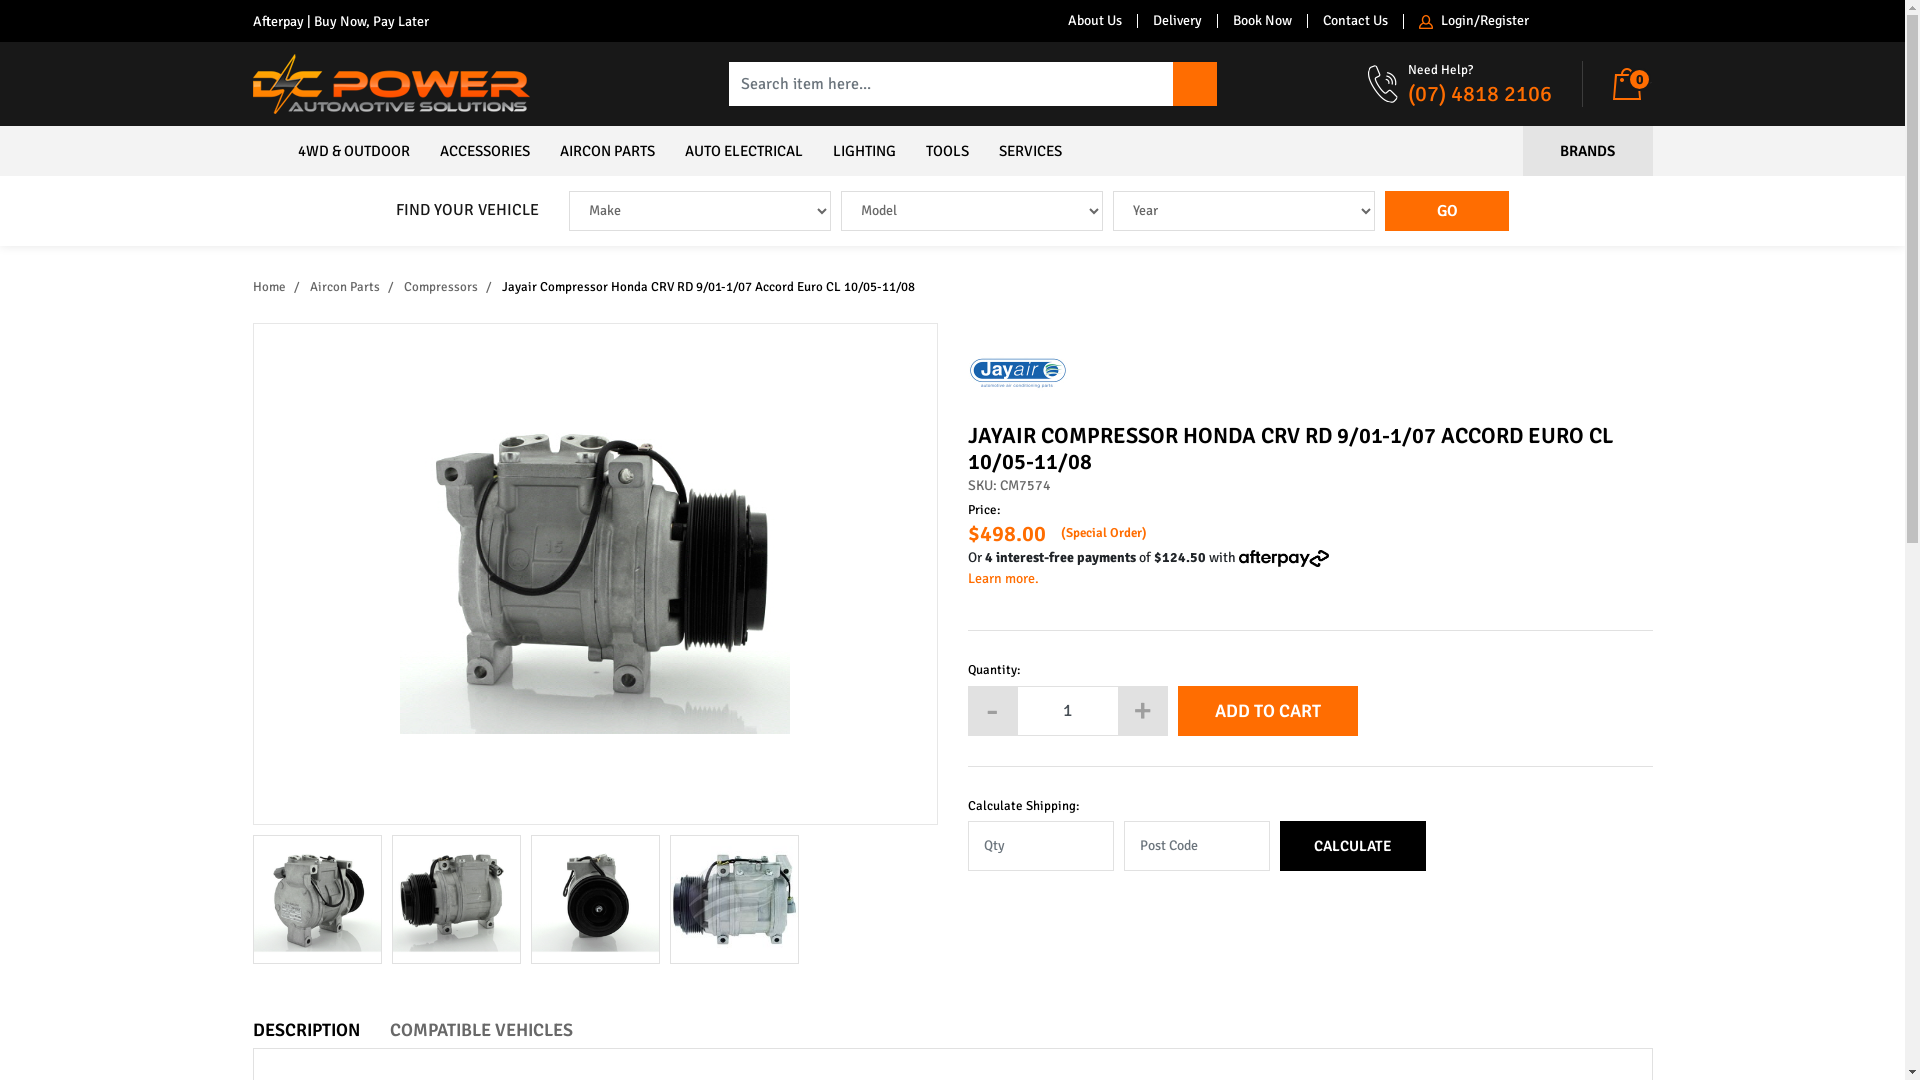  I want to click on 'COMPATIBLE VEHICLES', so click(481, 1029).